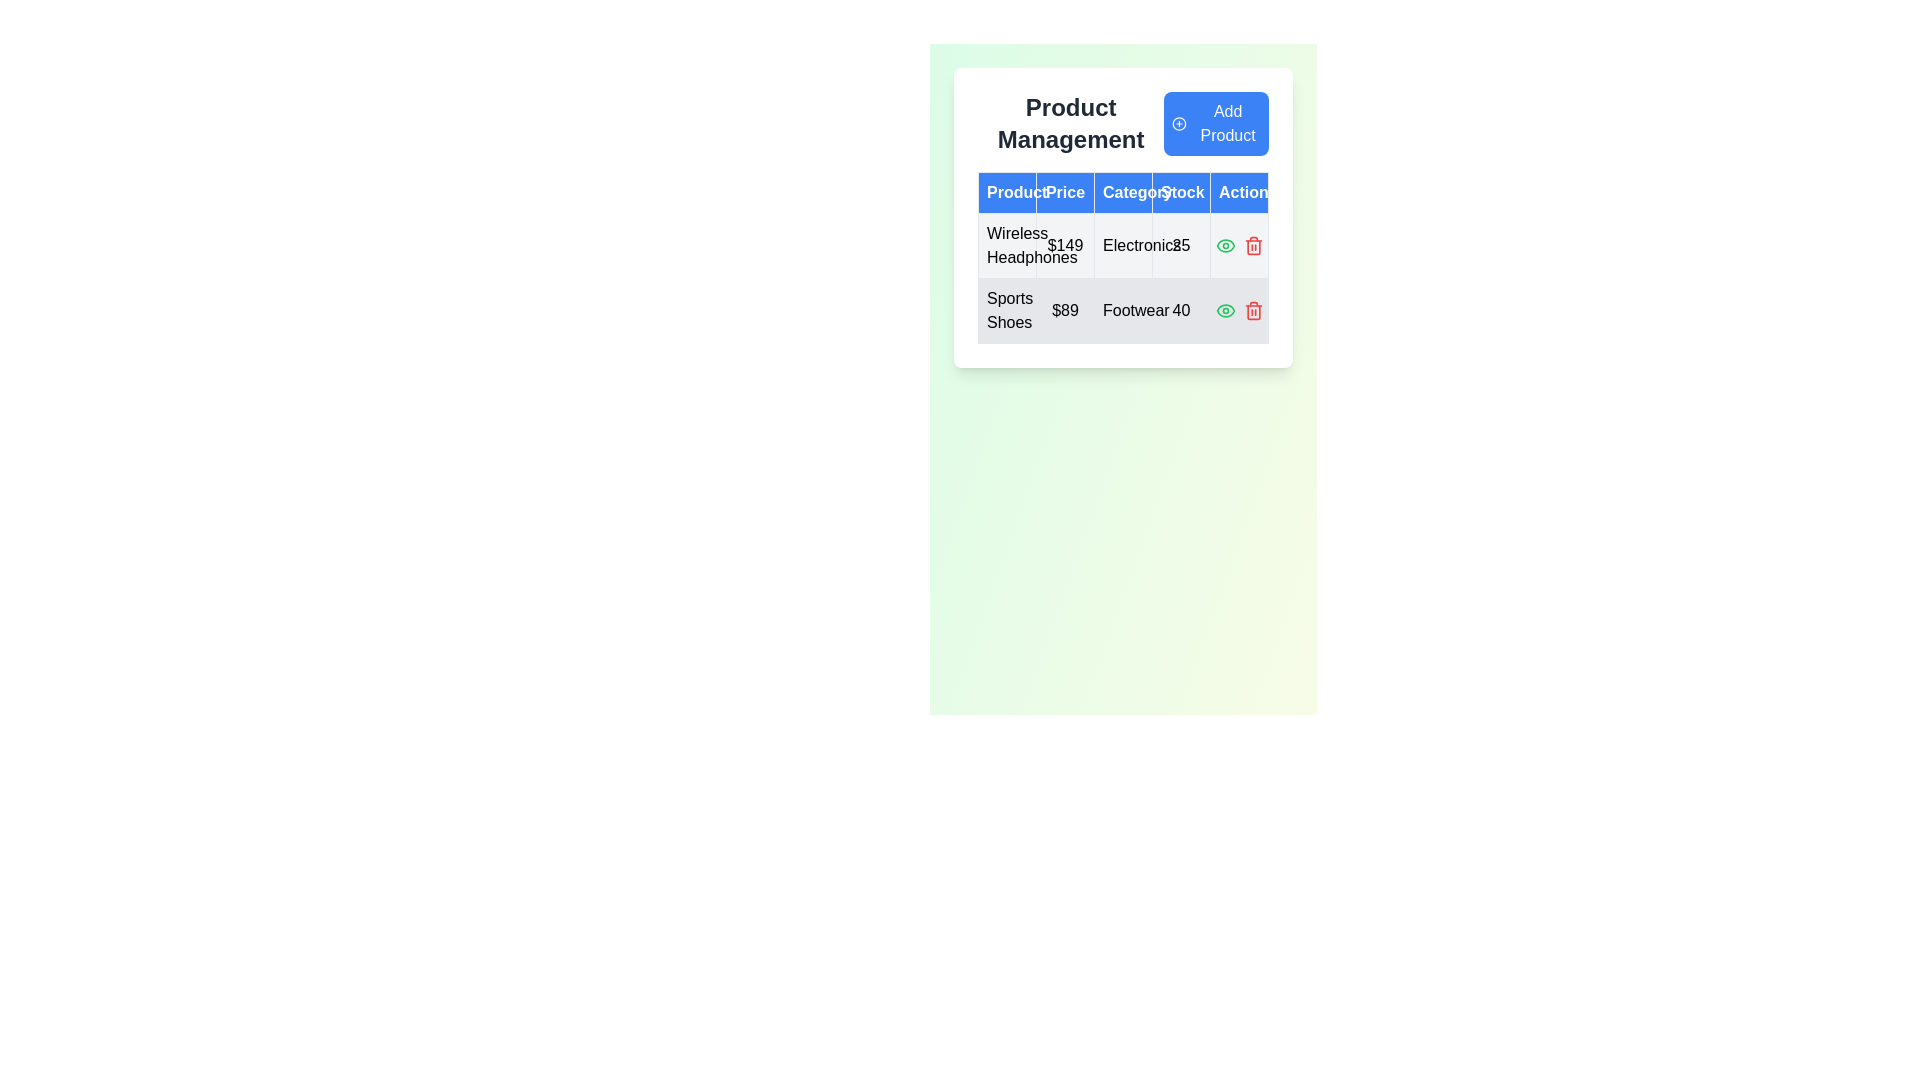 This screenshot has height=1080, width=1920. Describe the element at coordinates (1064, 311) in the screenshot. I see `displayed price information for the product 'Sports Shoes' located in the second cell of the 'Price' column within the table` at that location.